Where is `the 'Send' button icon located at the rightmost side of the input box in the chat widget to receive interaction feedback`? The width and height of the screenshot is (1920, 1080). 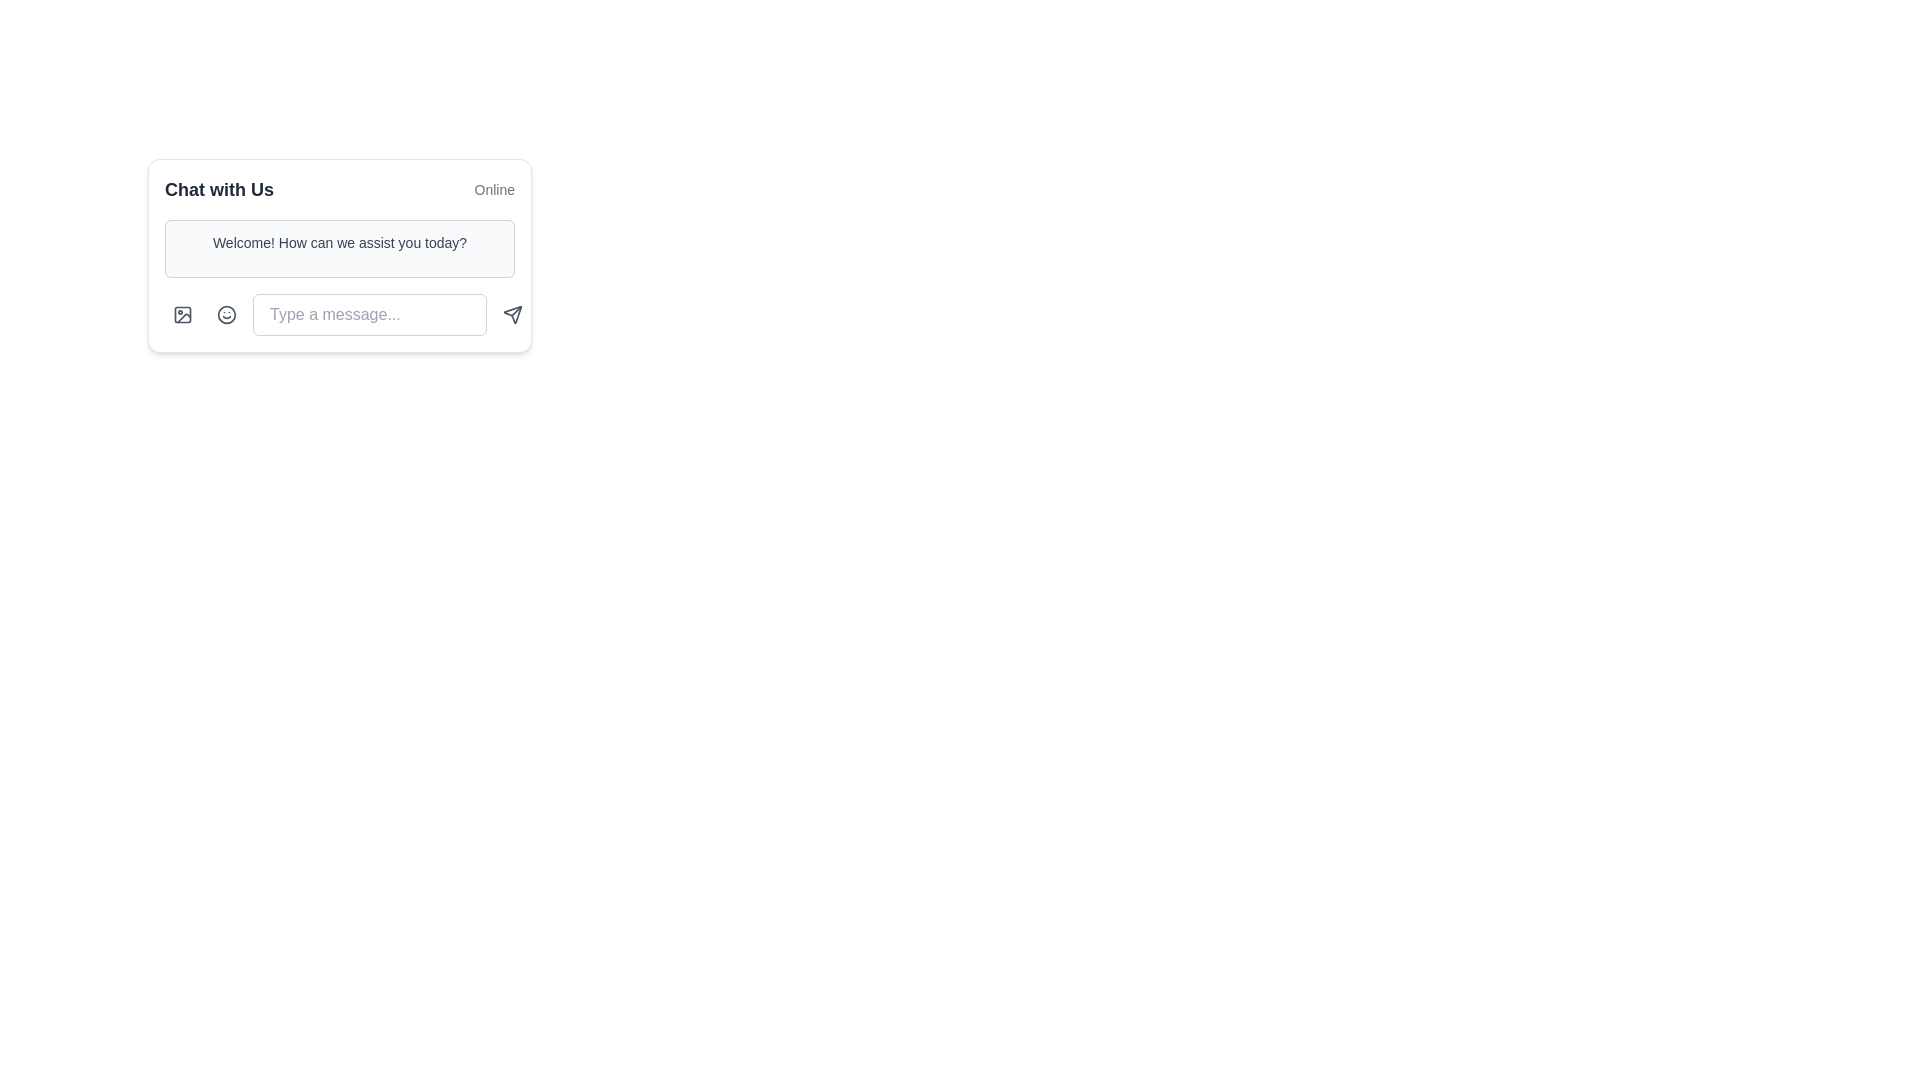 the 'Send' button icon located at the rightmost side of the input box in the chat widget to receive interaction feedback is located at coordinates (513, 315).